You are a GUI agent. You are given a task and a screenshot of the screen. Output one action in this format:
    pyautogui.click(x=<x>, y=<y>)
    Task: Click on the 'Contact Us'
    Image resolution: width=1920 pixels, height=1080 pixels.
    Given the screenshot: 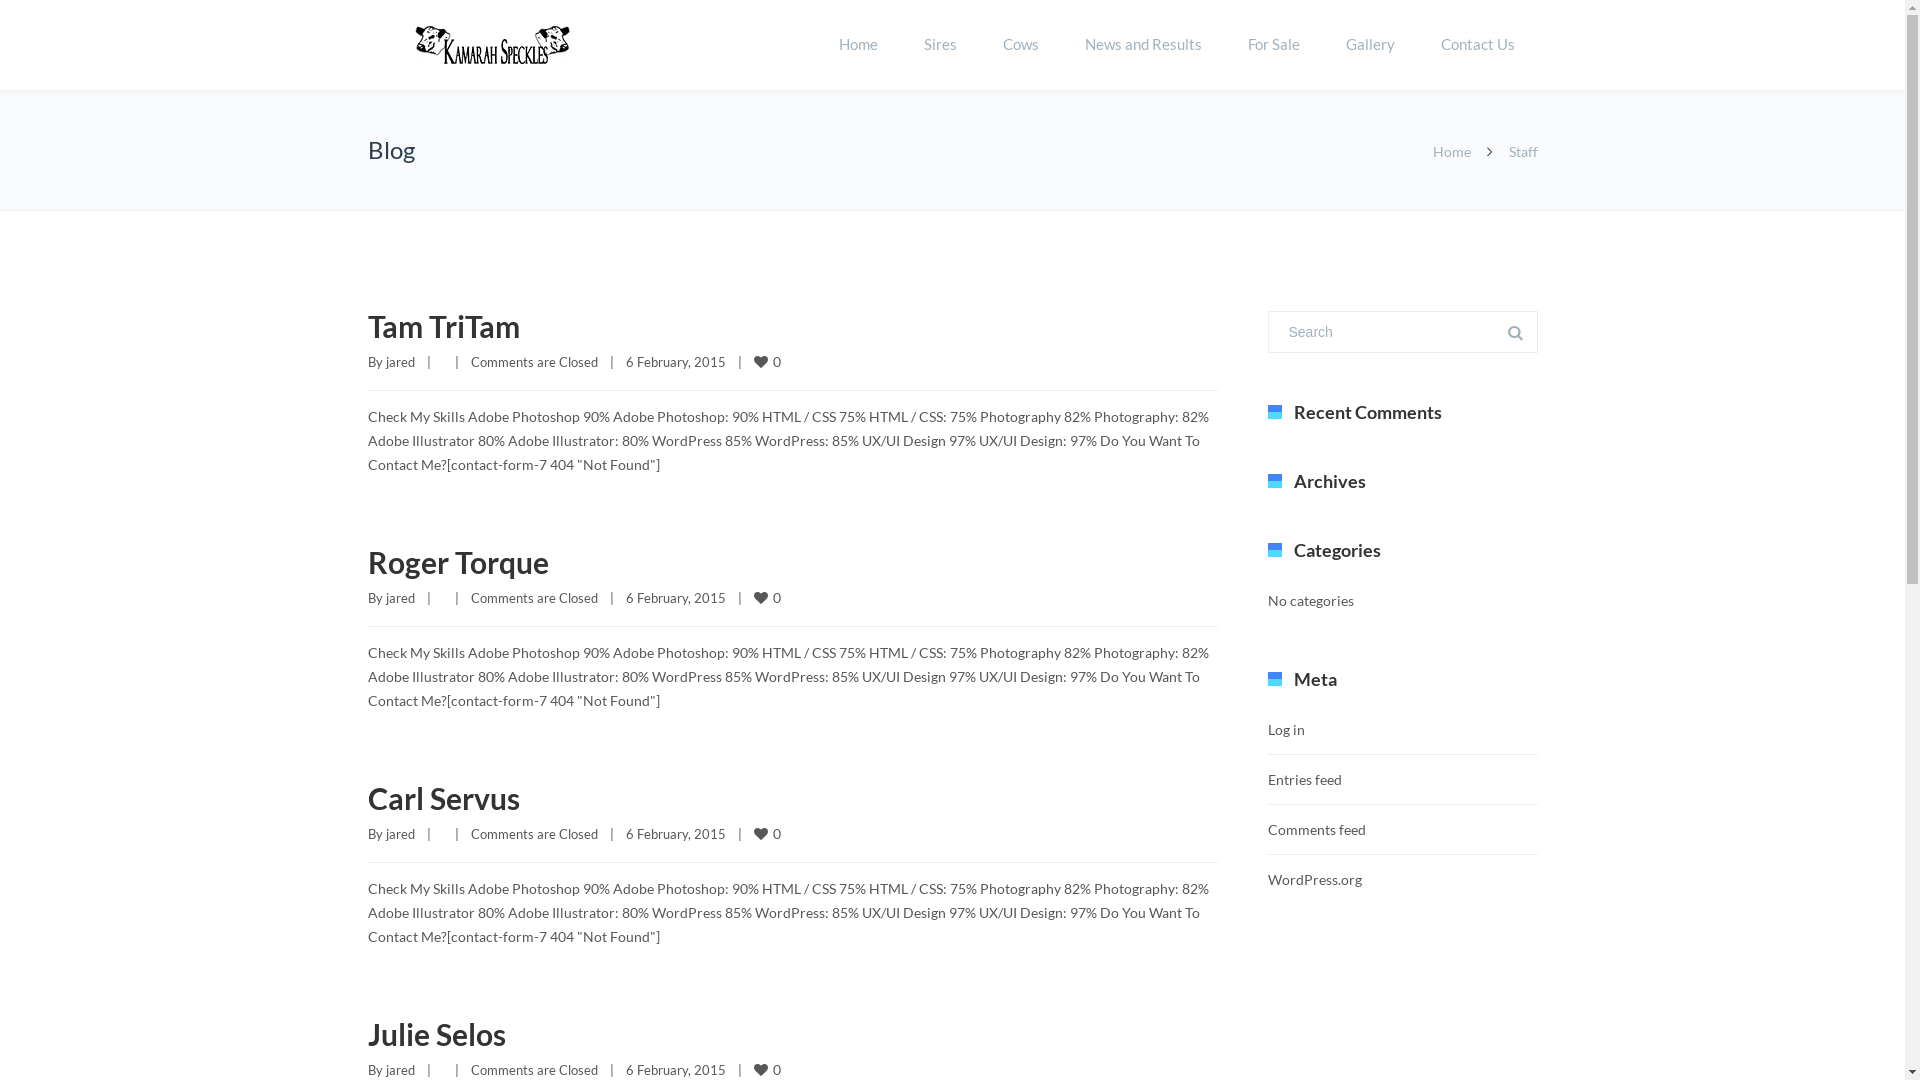 What is the action you would take?
    pyautogui.click(x=1478, y=45)
    